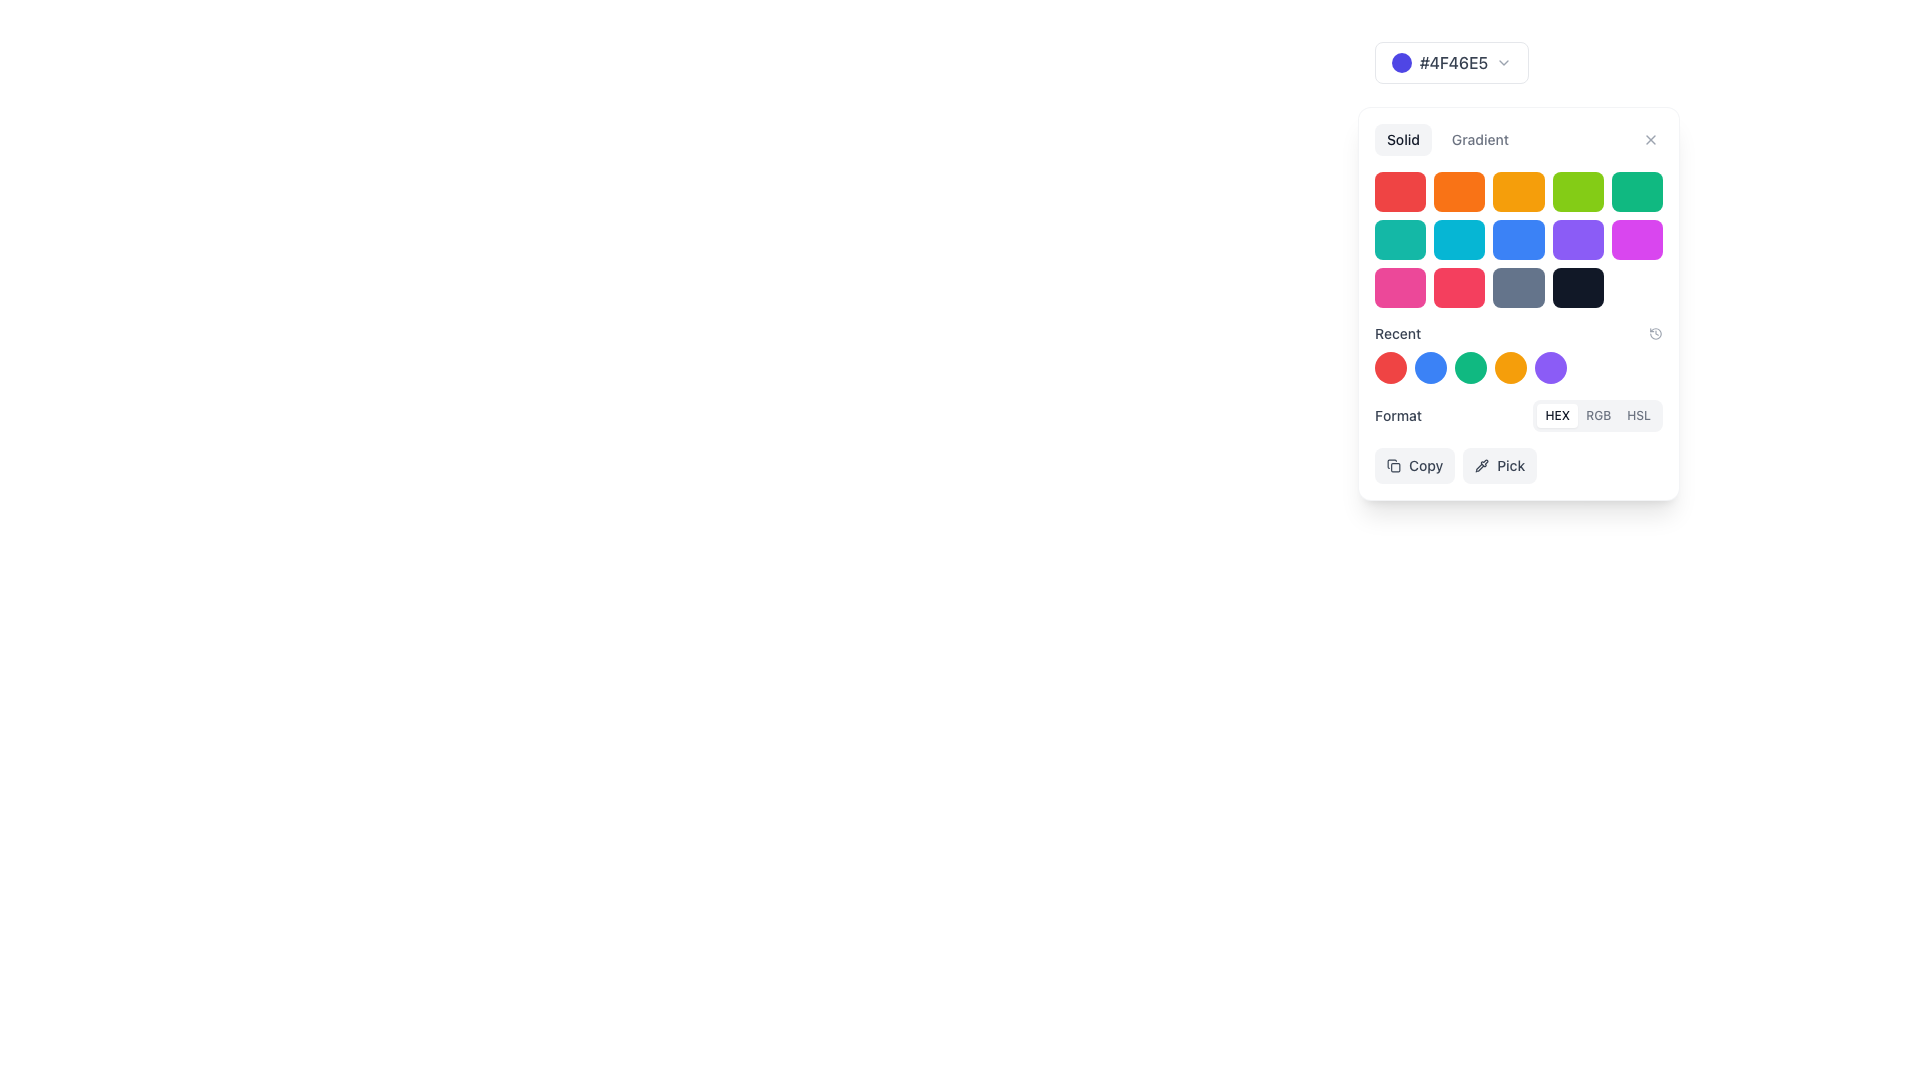 The height and width of the screenshot is (1080, 1920). I want to click on to select the 'Solid' option in the Toggle Button Group, which is the first element in the color selection panel and features a light gray background with bold black text, so click(1447, 138).